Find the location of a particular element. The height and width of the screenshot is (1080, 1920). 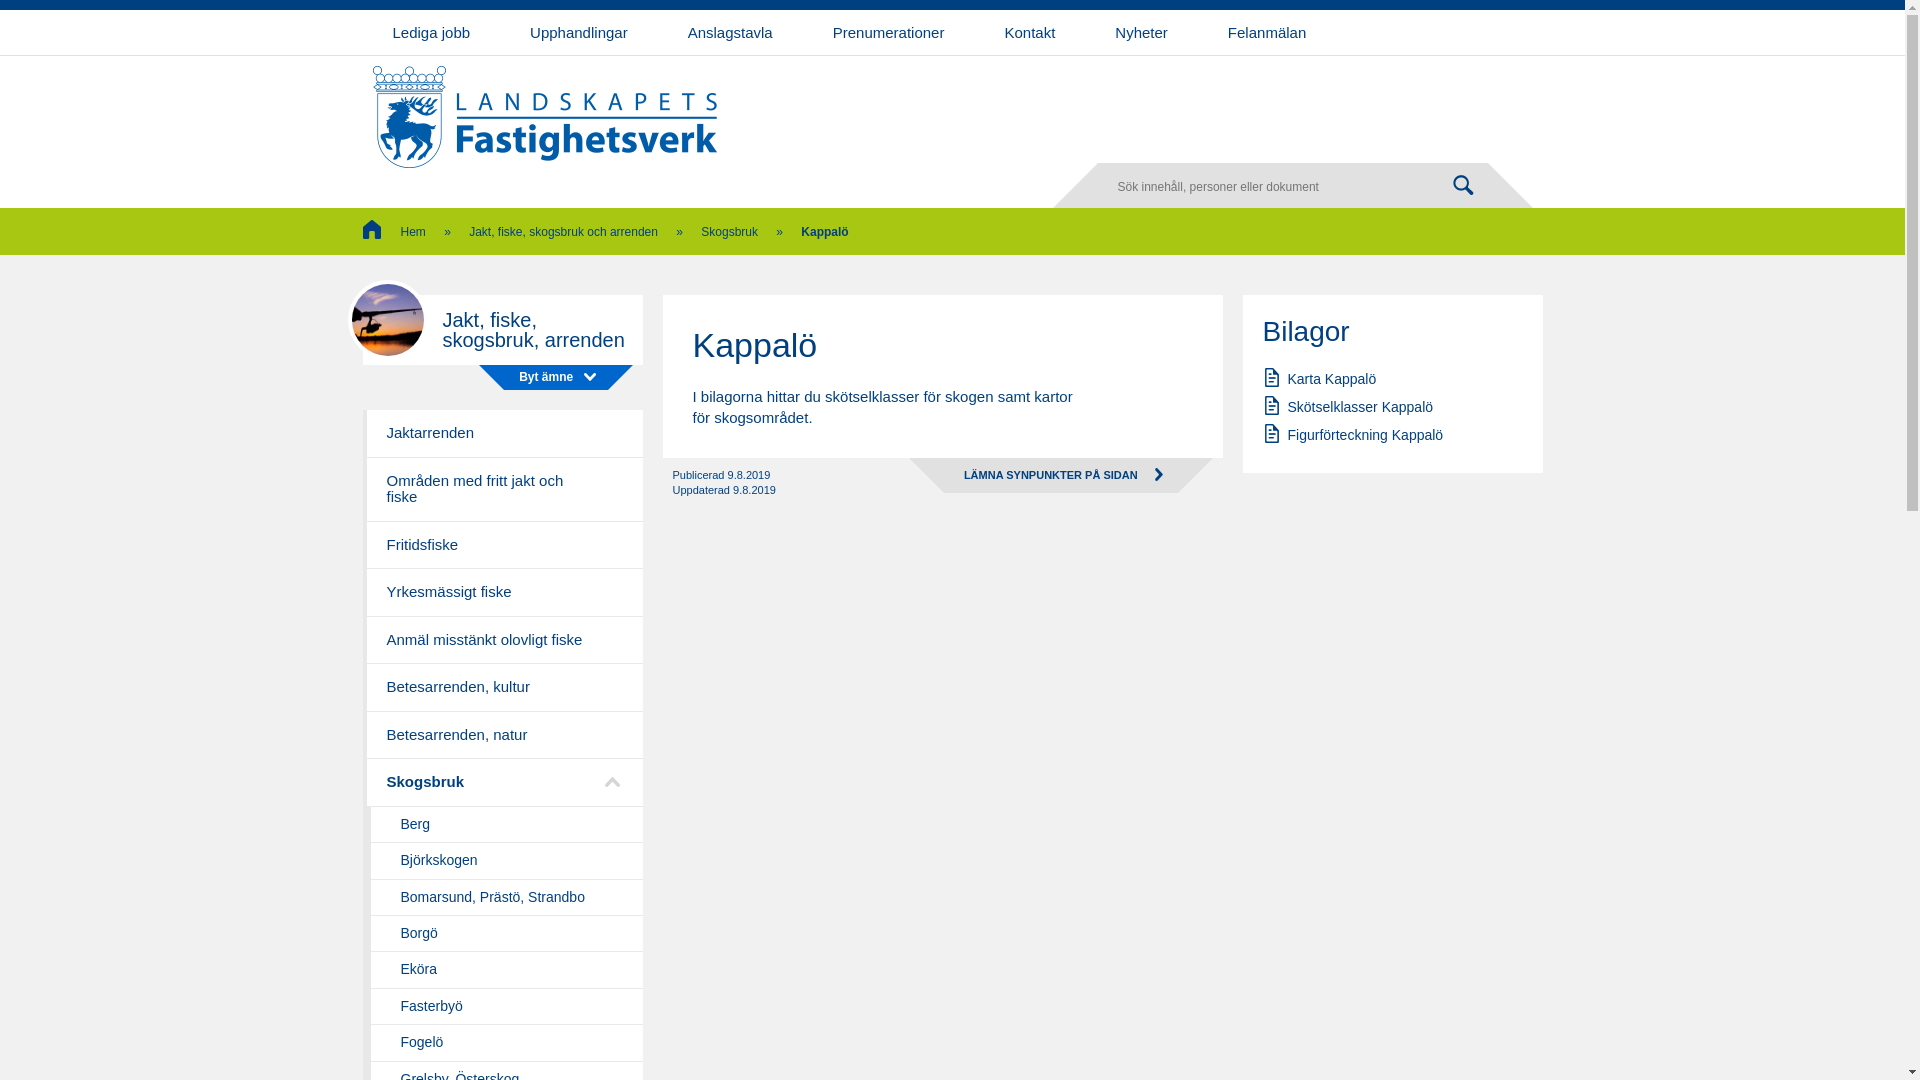

'Kontakt' is located at coordinates (1029, 32).